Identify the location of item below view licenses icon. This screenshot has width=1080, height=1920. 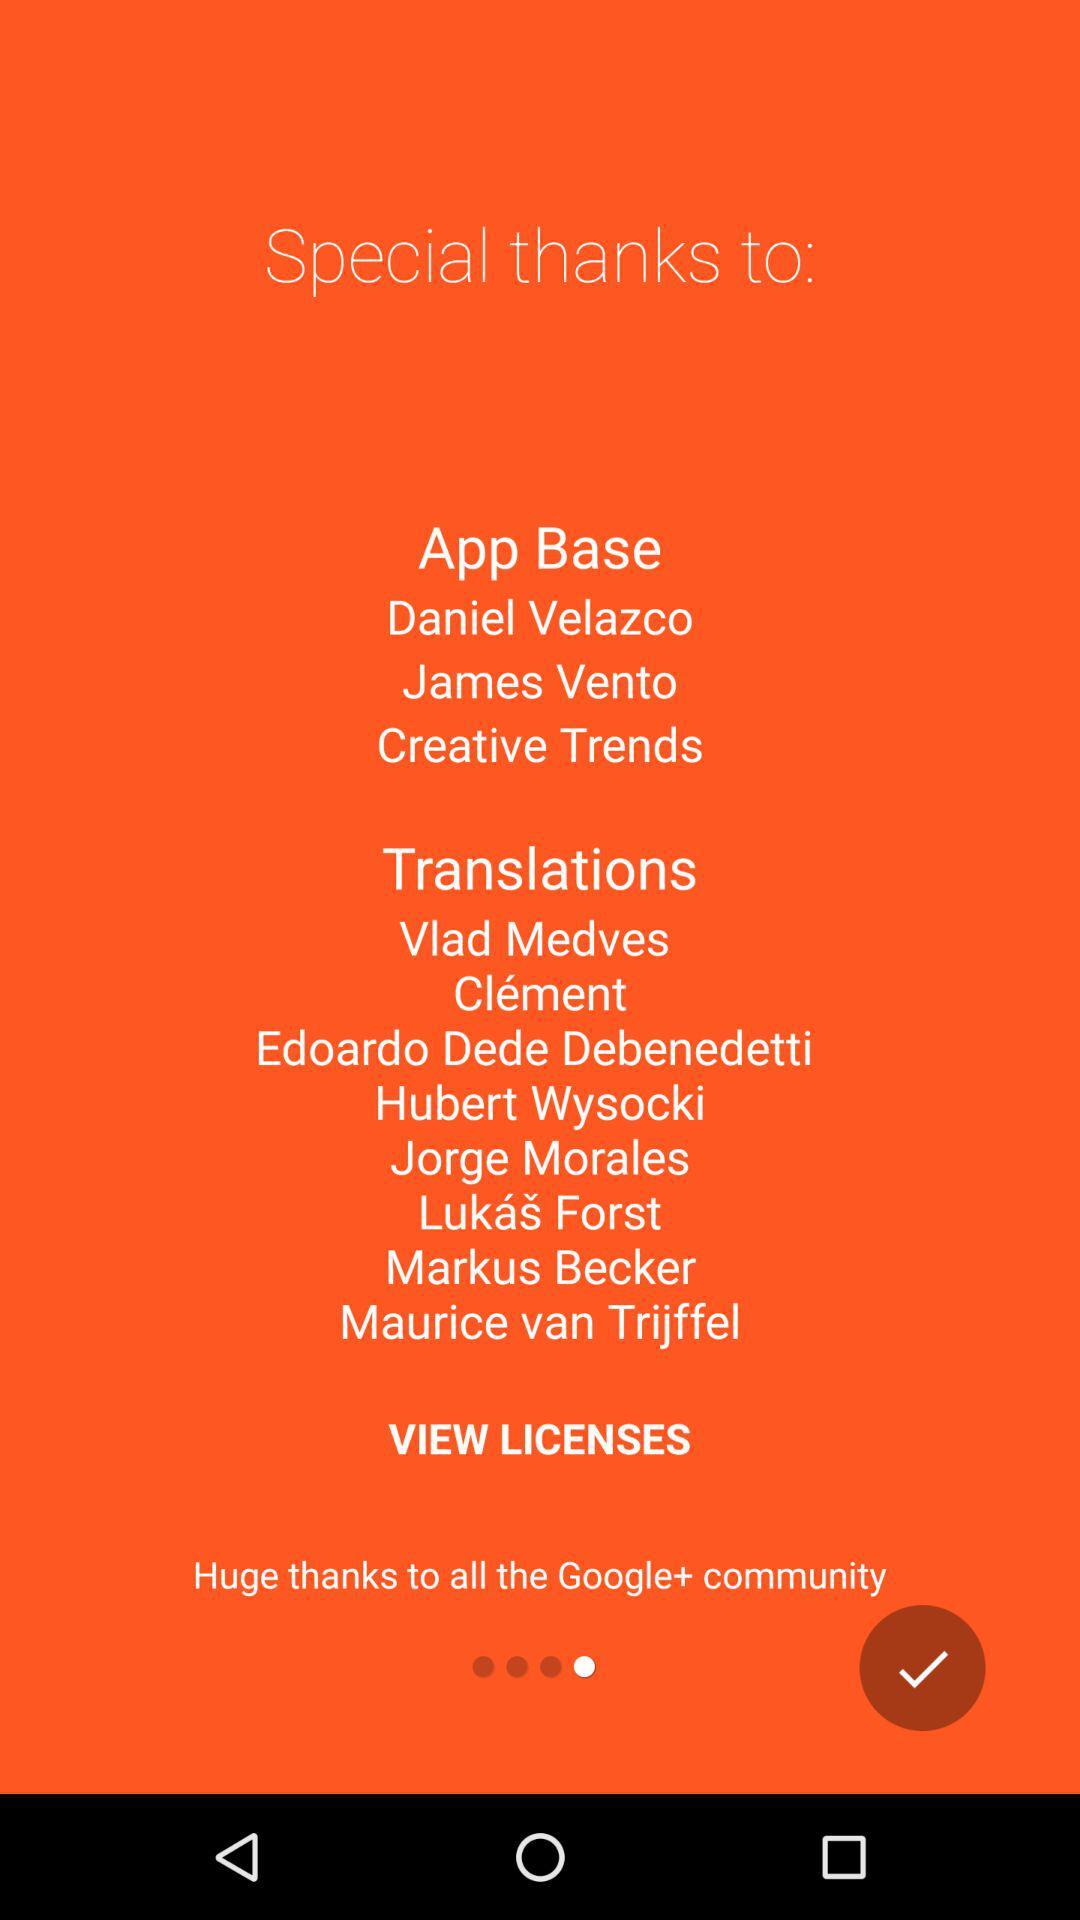
(922, 1668).